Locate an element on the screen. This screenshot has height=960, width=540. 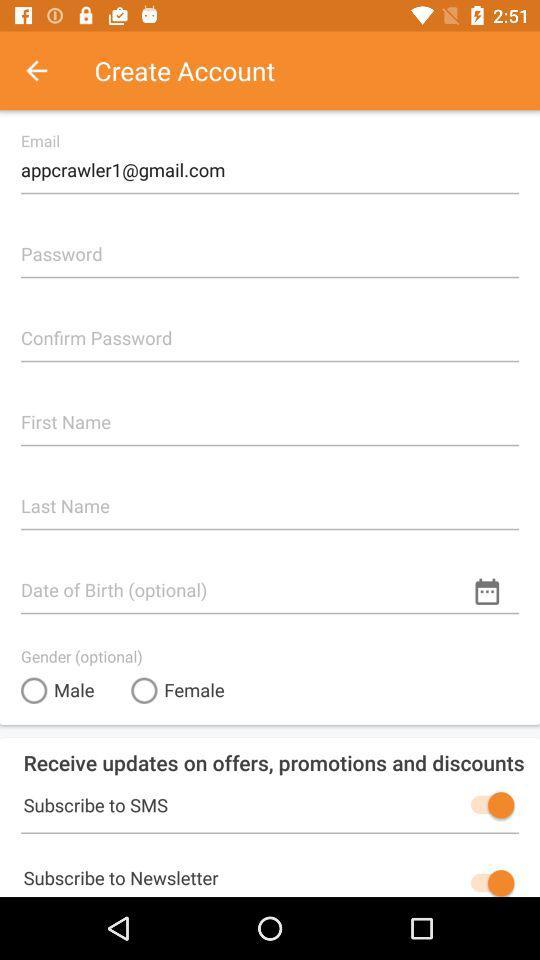
space for password is located at coordinates (270, 244).